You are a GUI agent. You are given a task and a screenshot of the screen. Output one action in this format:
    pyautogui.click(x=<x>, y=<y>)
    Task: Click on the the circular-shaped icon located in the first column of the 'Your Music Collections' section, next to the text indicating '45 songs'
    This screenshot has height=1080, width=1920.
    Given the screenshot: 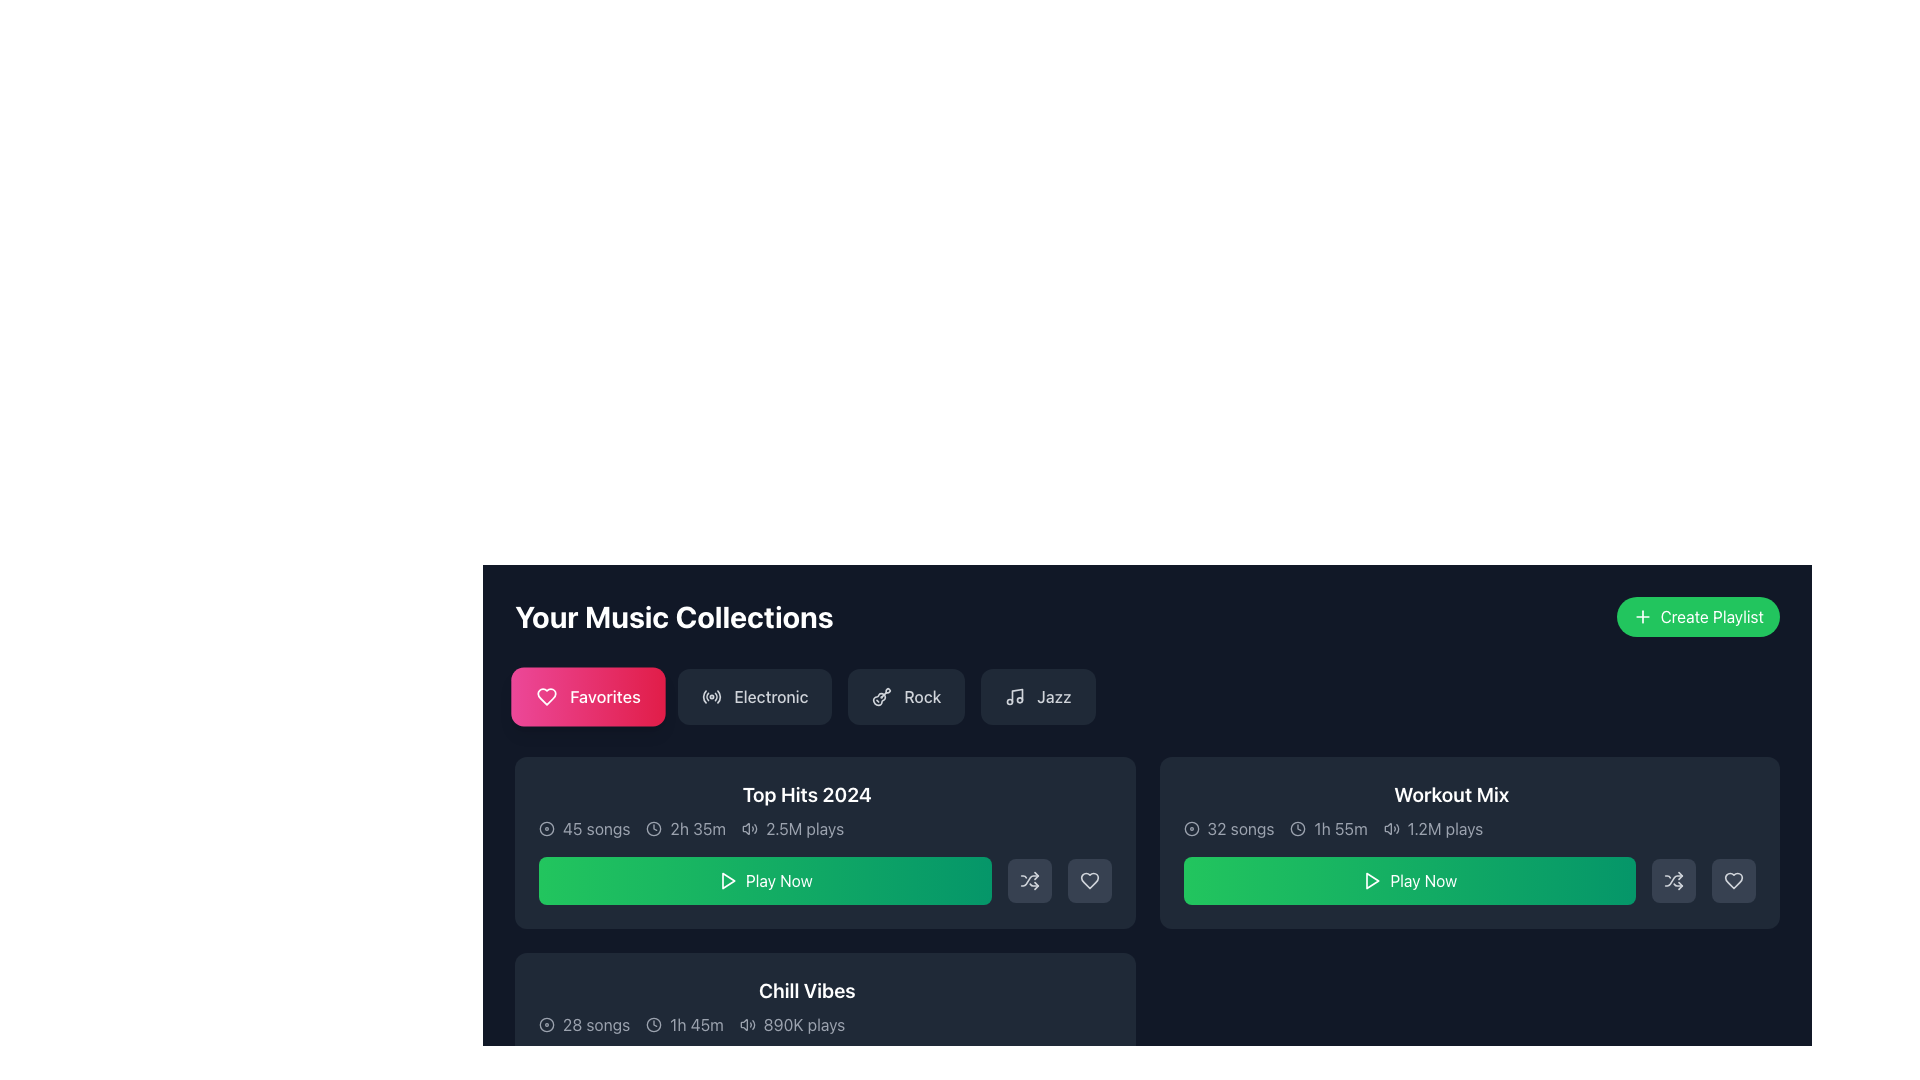 What is the action you would take?
    pyautogui.click(x=547, y=829)
    